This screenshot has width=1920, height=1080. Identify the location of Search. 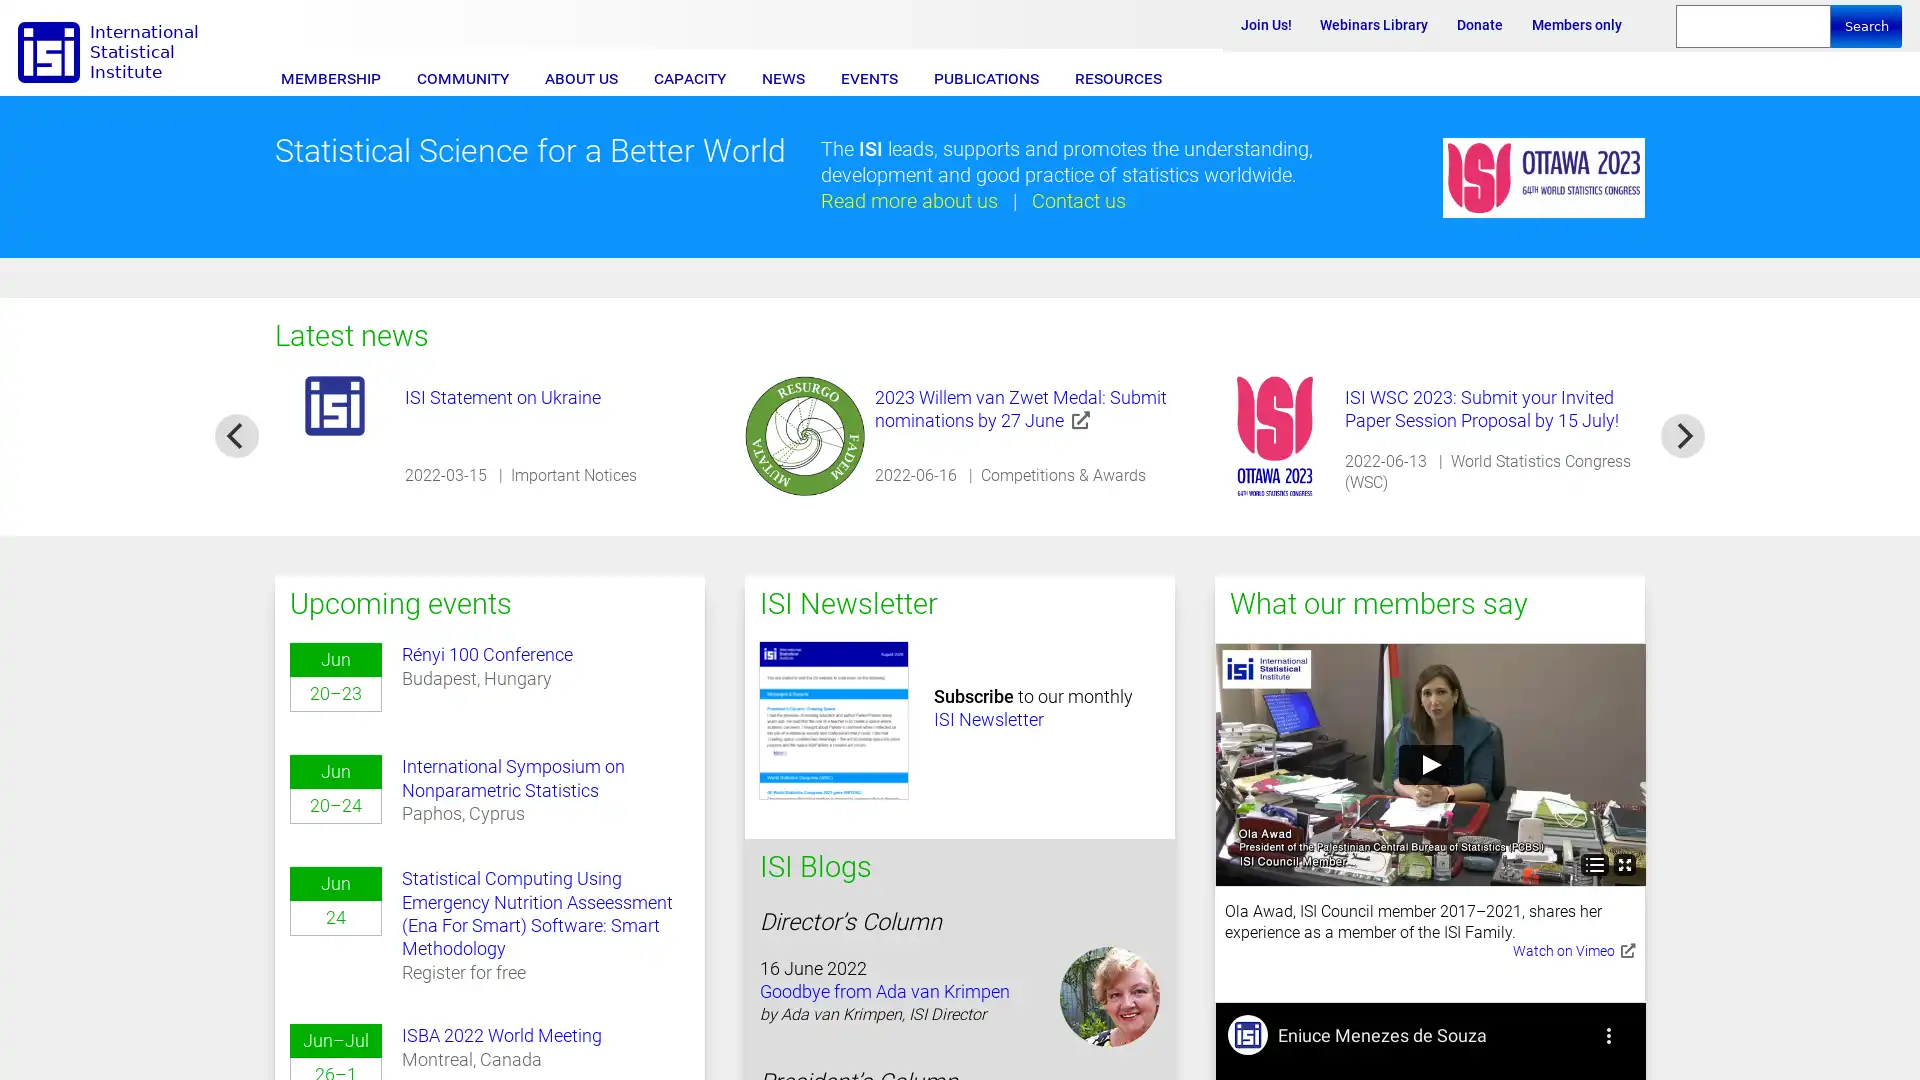
(1865, 26).